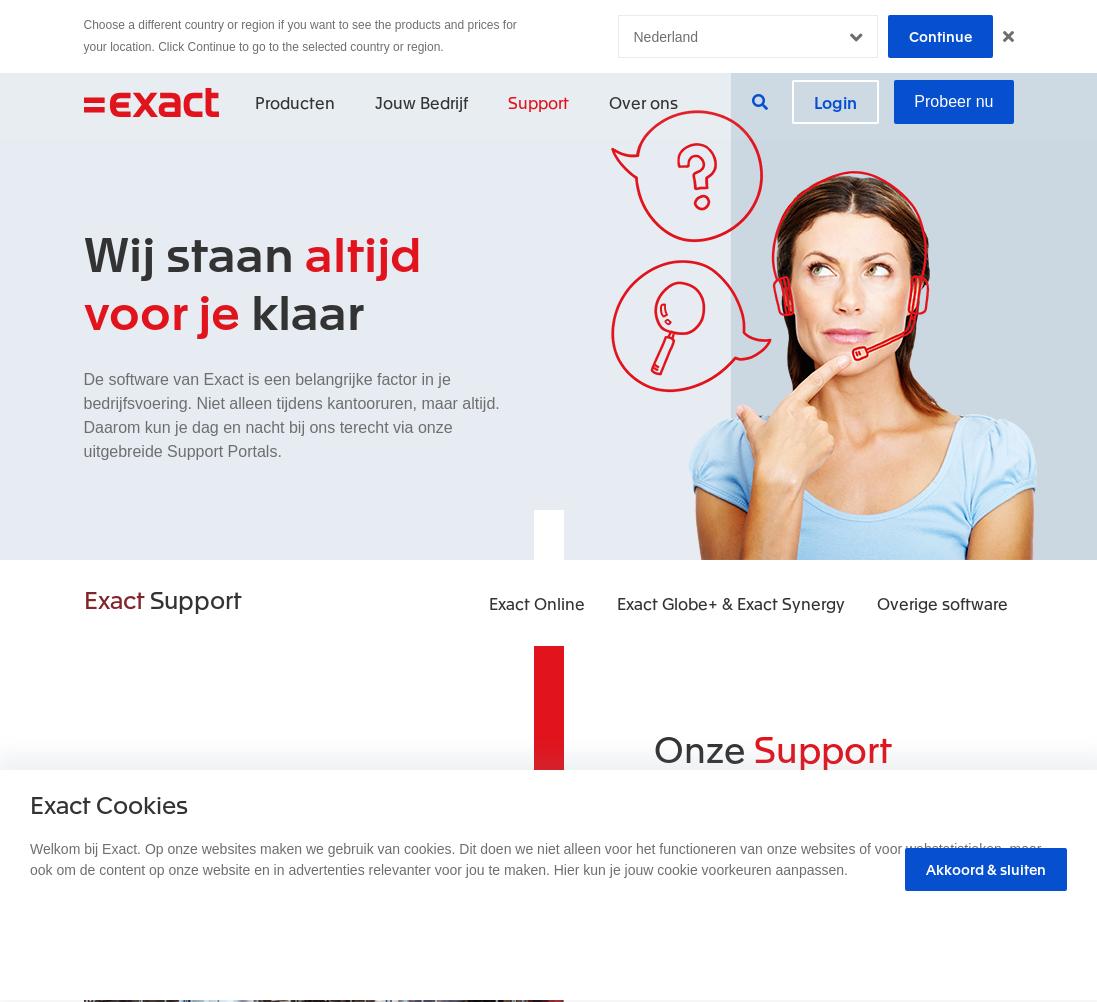 This screenshot has width=1097, height=1002. Describe the element at coordinates (811, 831) in the screenshot. I see `'zijn het startpunt voor al je vragen'` at that location.